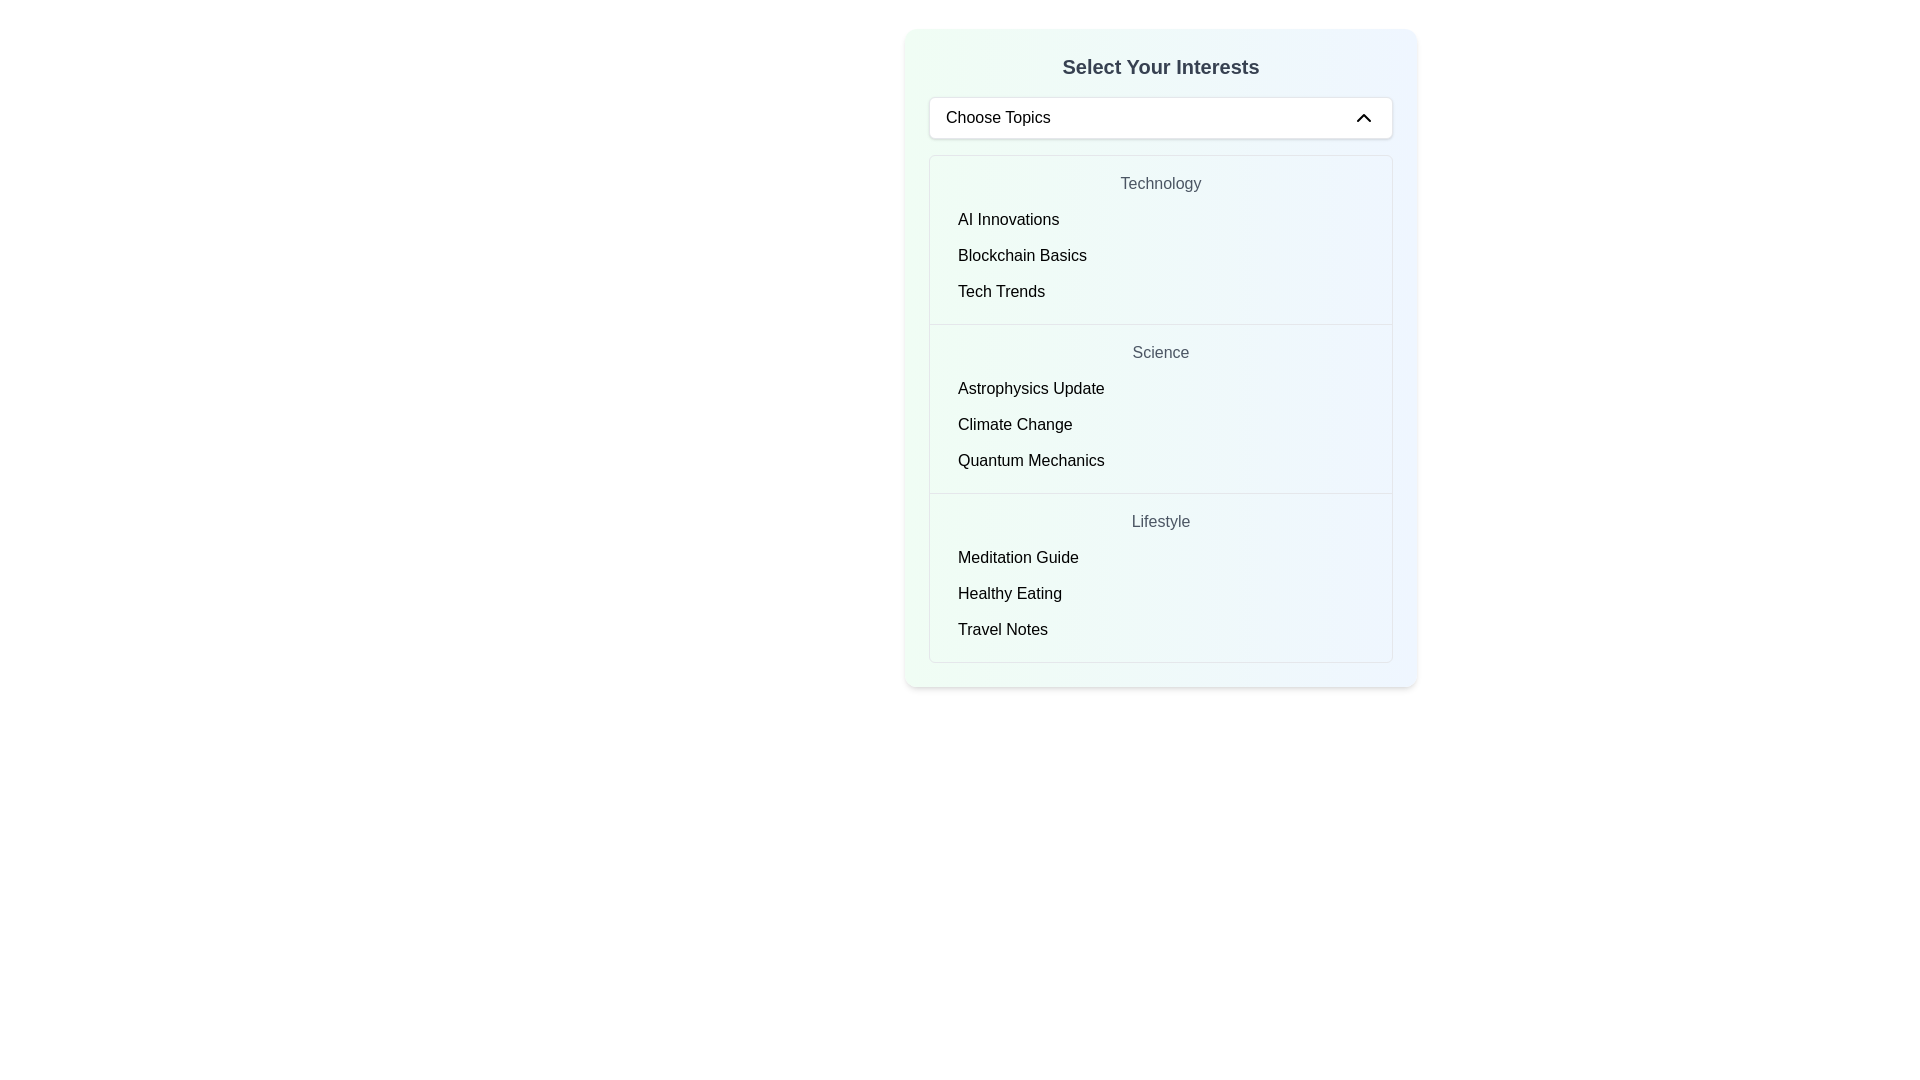 The height and width of the screenshot is (1080, 1920). Describe the element at coordinates (1018, 558) in the screenshot. I see `the 'Meditation Guide' static text label` at that location.